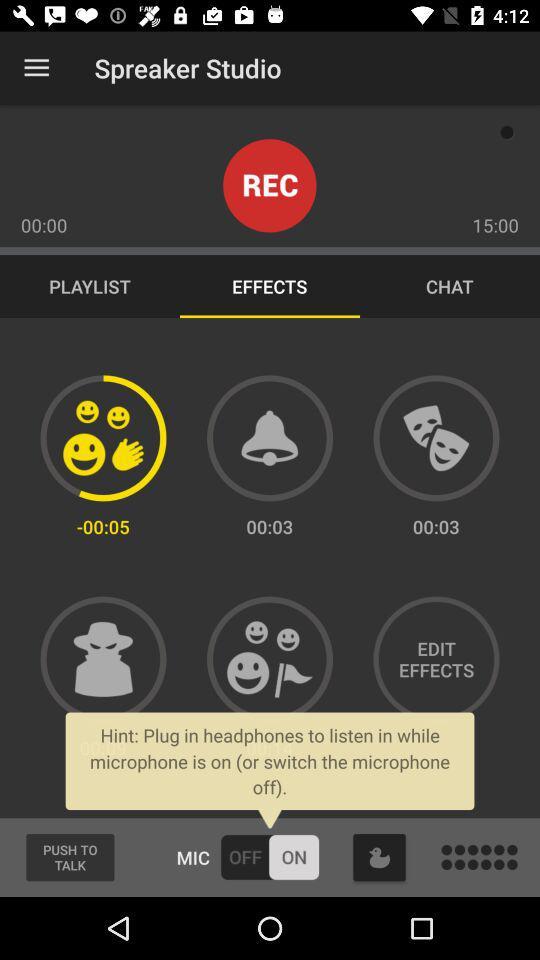 The width and height of the screenshot is (540, 960). What do you see at coordinates (269, 185) in the screenshot?
I see `record sound` at bounding box center [269, 185].